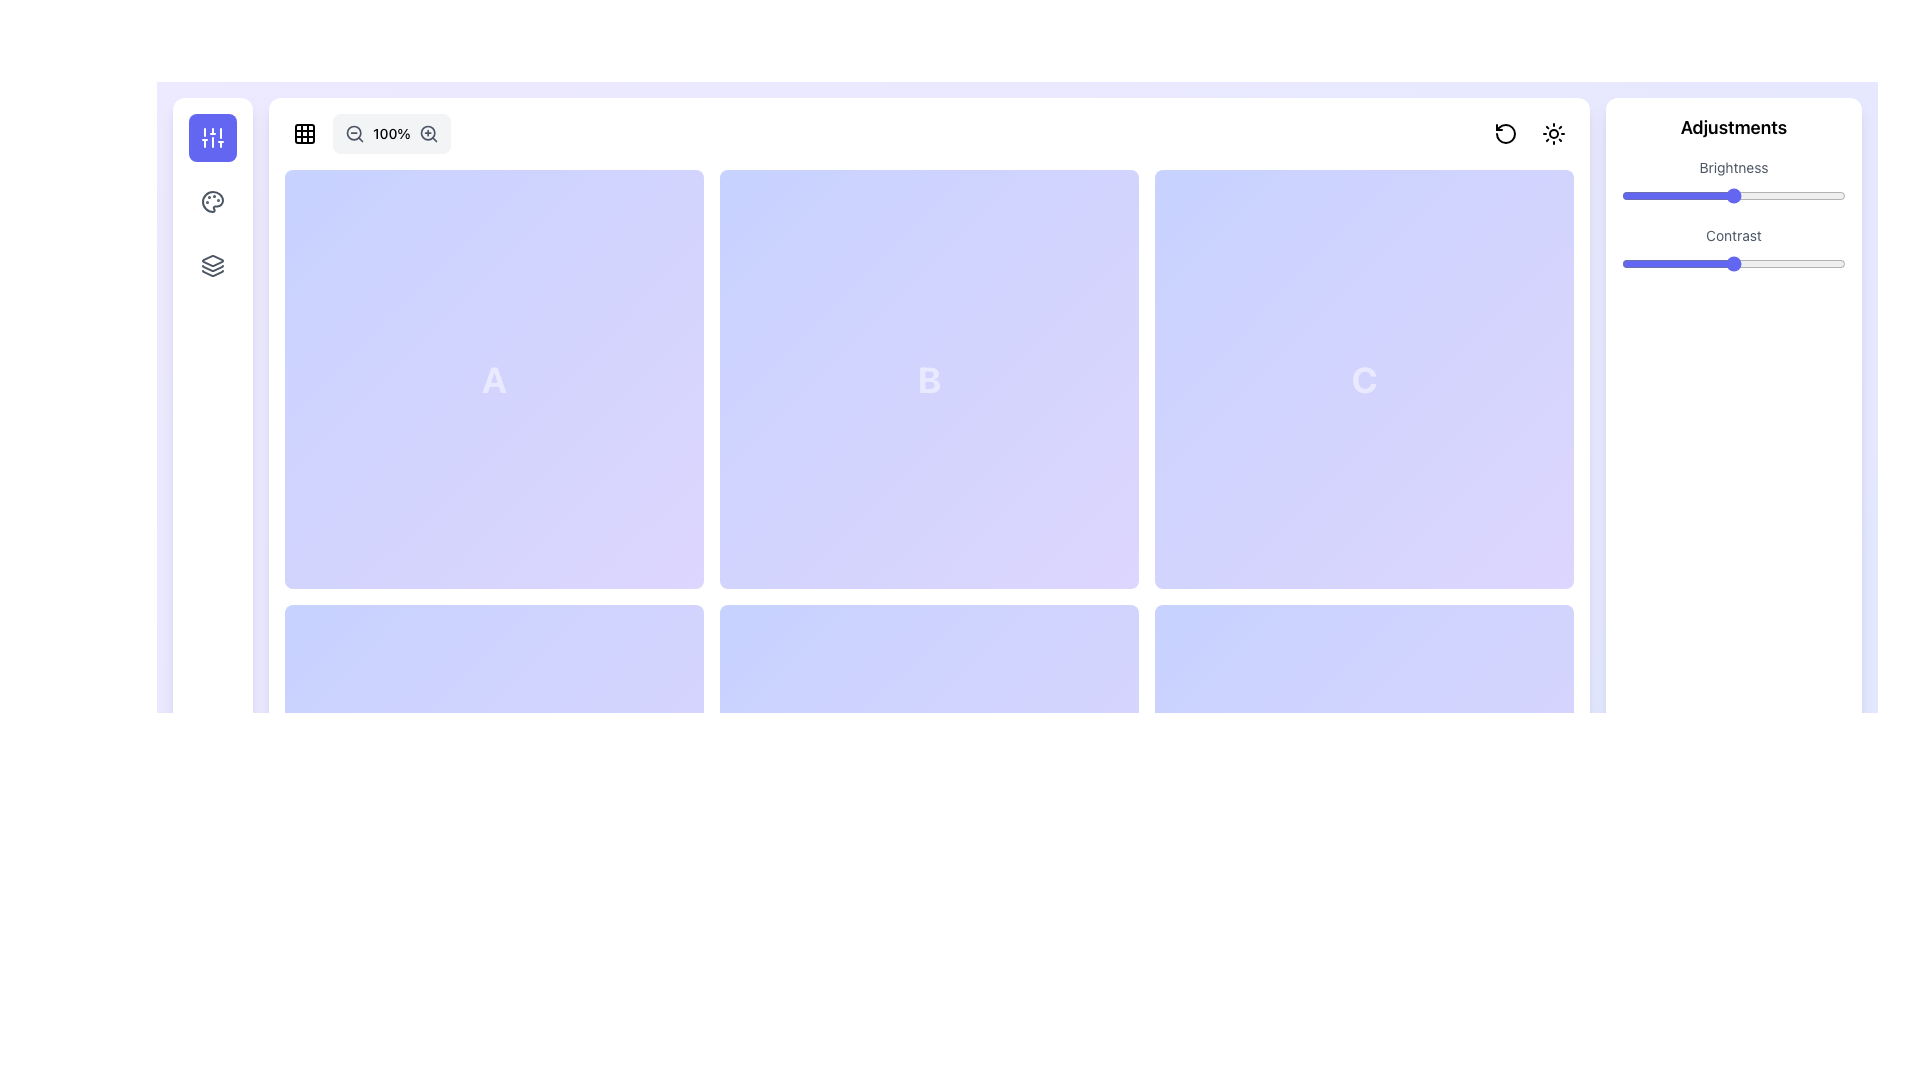  I want to click on the label displaying '100%' which is centrally located in the horizontal toolbar at the top of the view, styled with a light gray background and round corners, so click(391, 134).